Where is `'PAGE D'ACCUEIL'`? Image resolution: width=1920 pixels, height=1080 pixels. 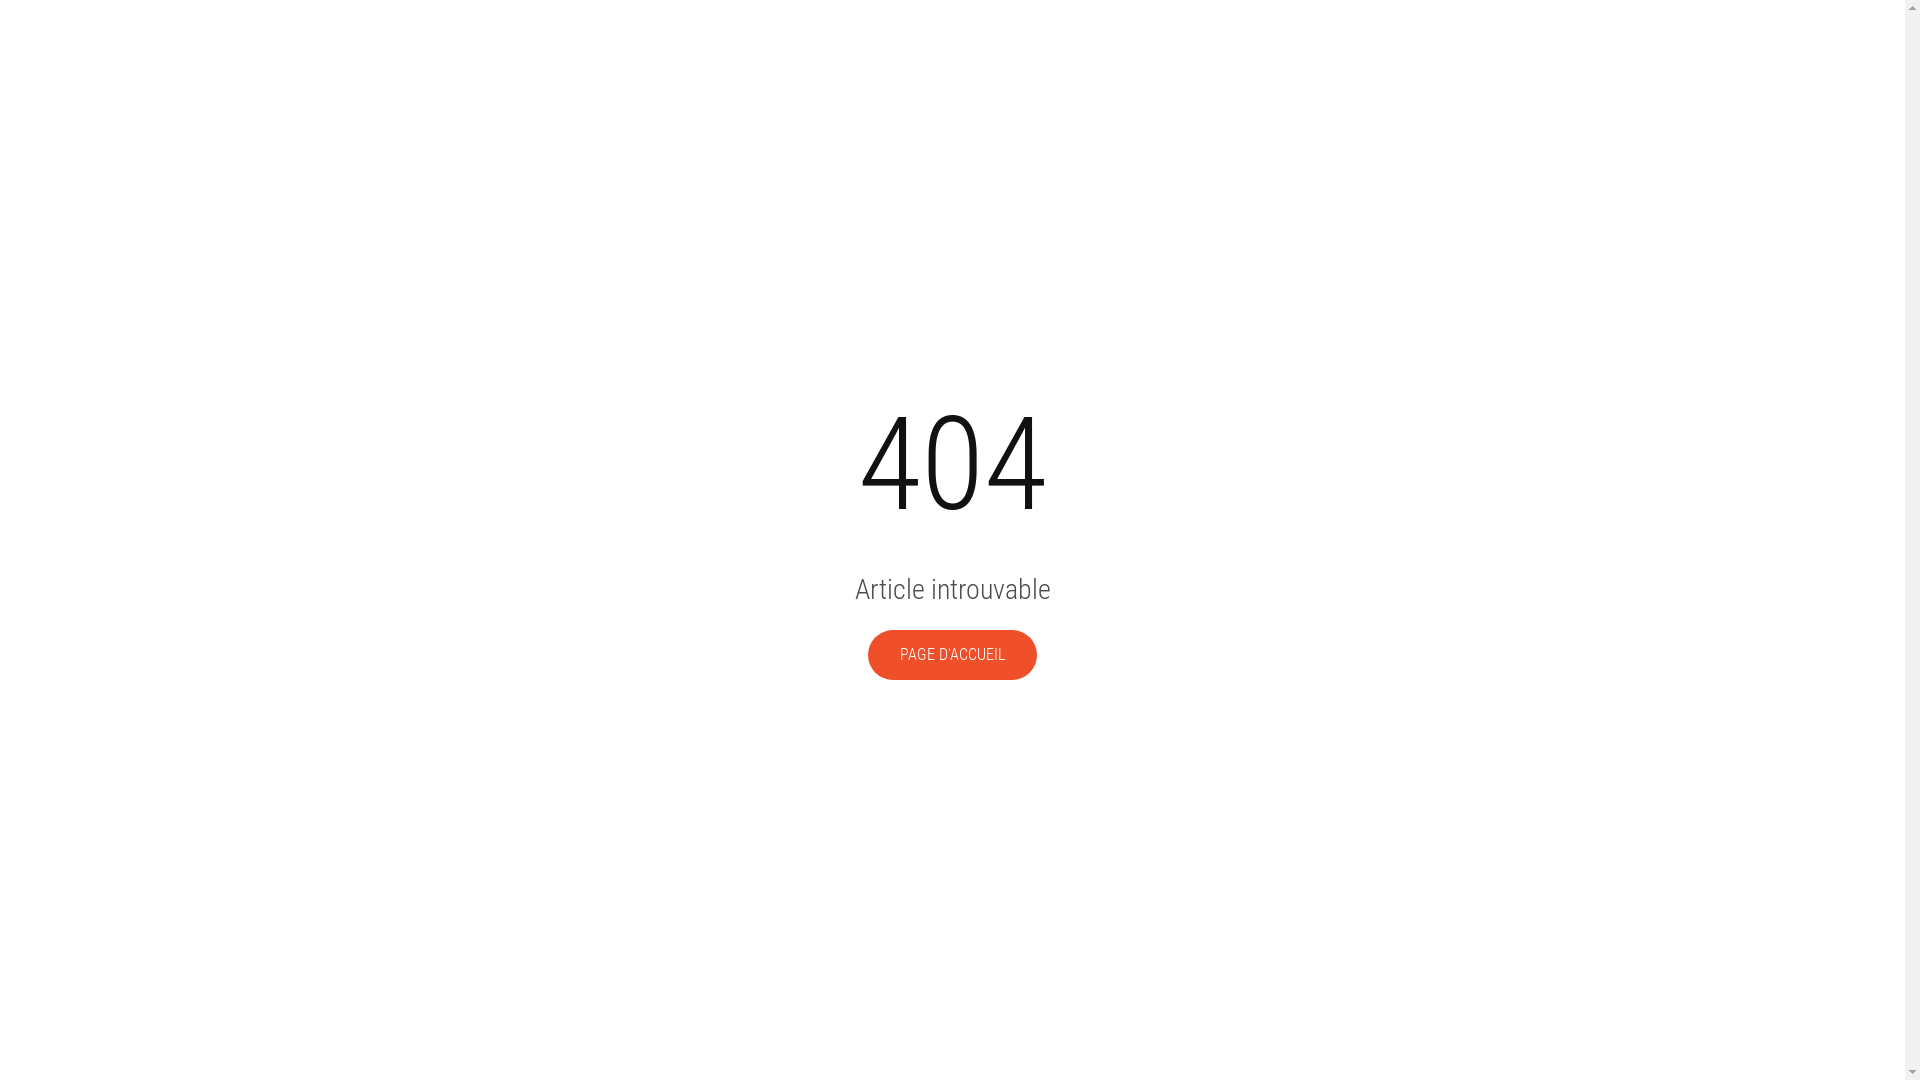 'PAGE D'ACCUEIL' is located at coordinates (951, 655).